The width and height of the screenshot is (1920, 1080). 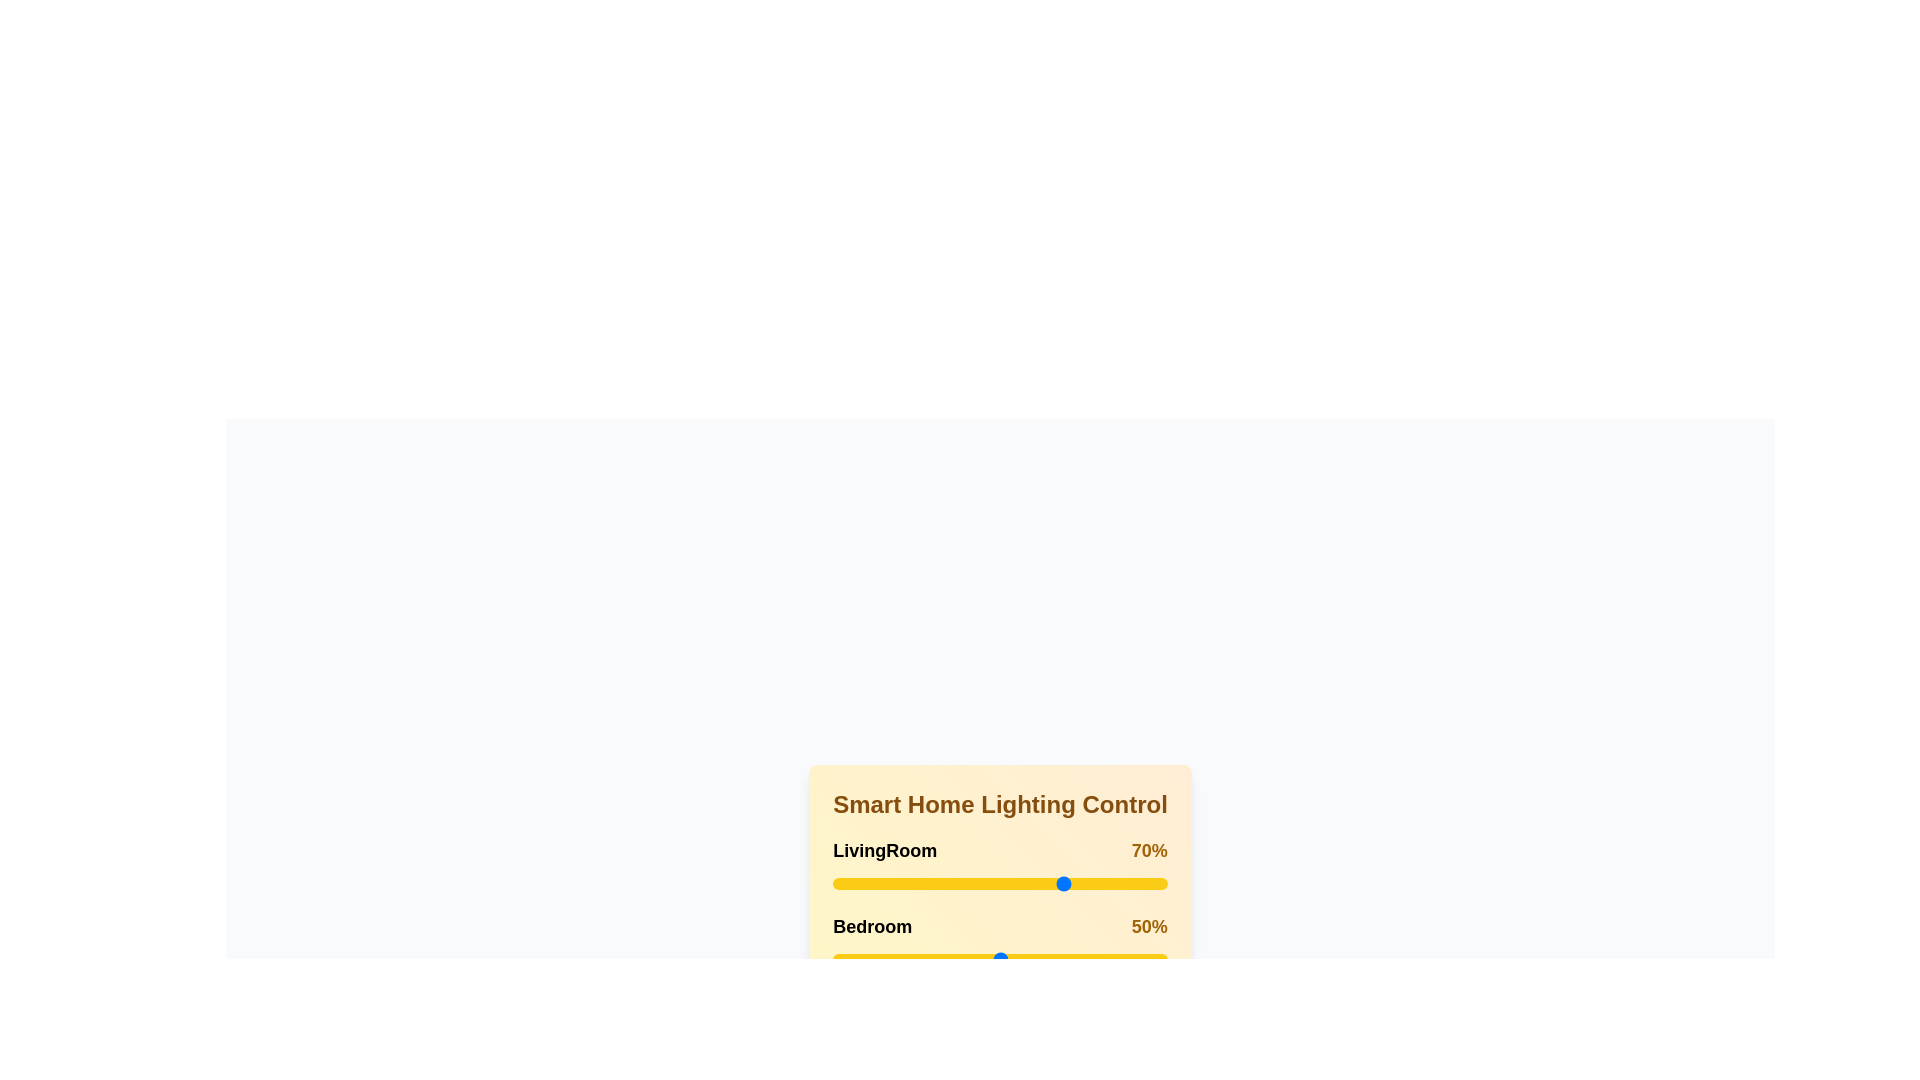 I want to click on bedroom light intensity, so click(x=935, y=959).